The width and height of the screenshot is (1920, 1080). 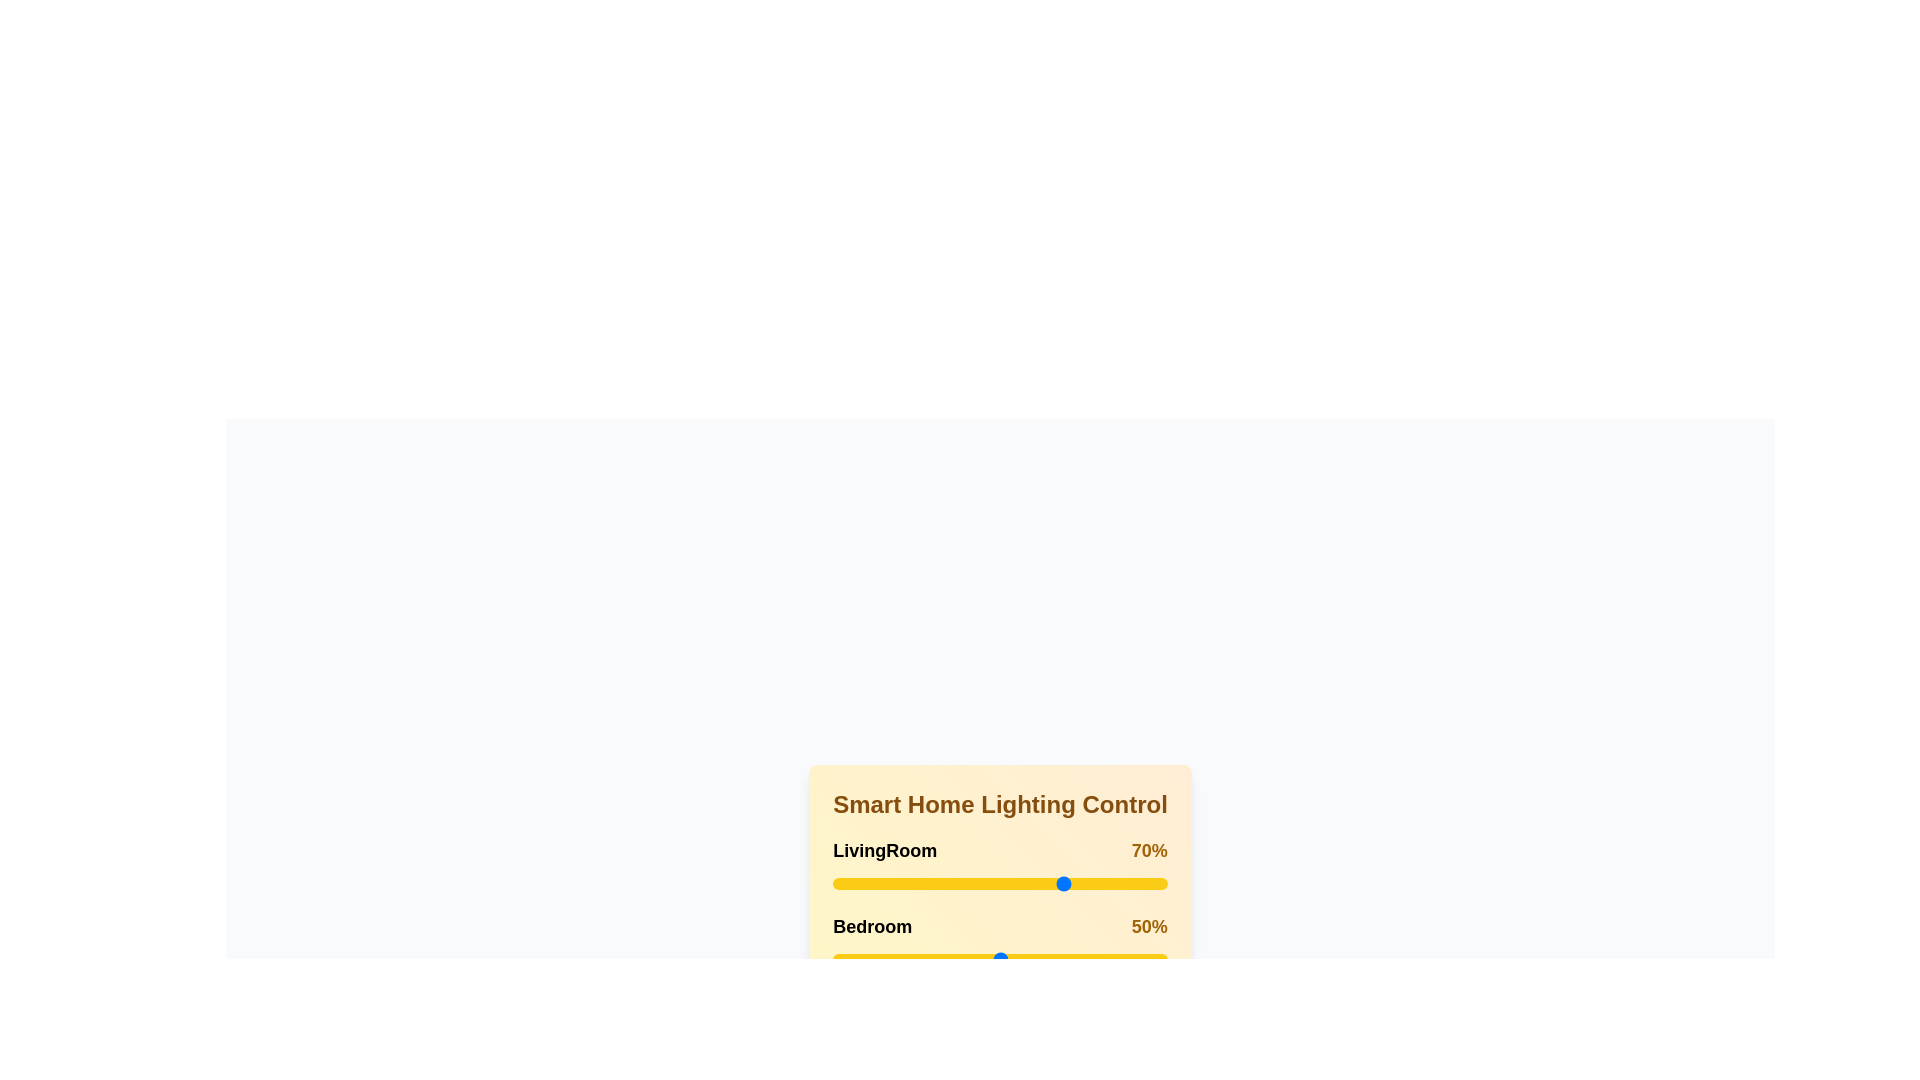 I want to click on bedroom light intensity, so click(x=935, y=959).